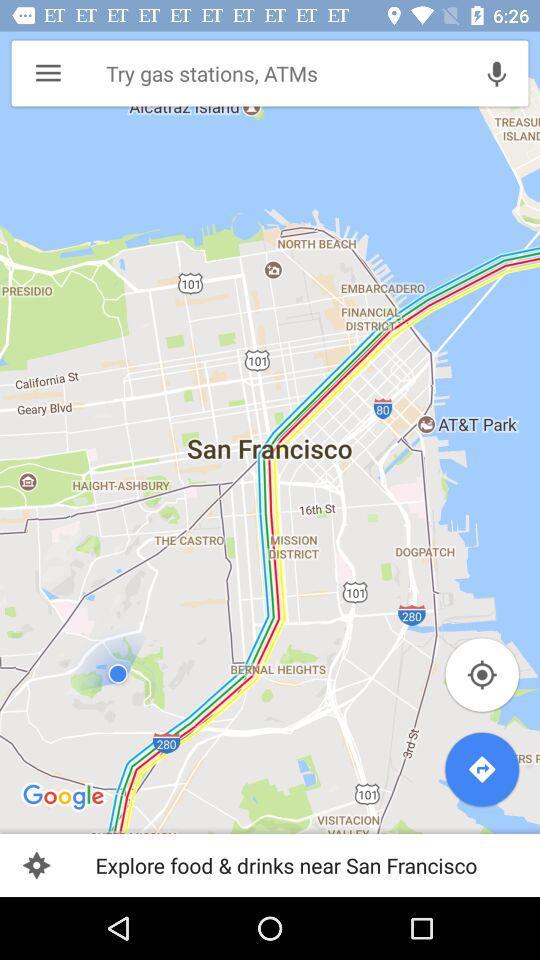 Image resolution: width=540 pixels, height=960 pixels. What do you see at coordinates (481, 674) in the screenshot?
I see `pin location button which is below att park` at bounding box center [481, 674].